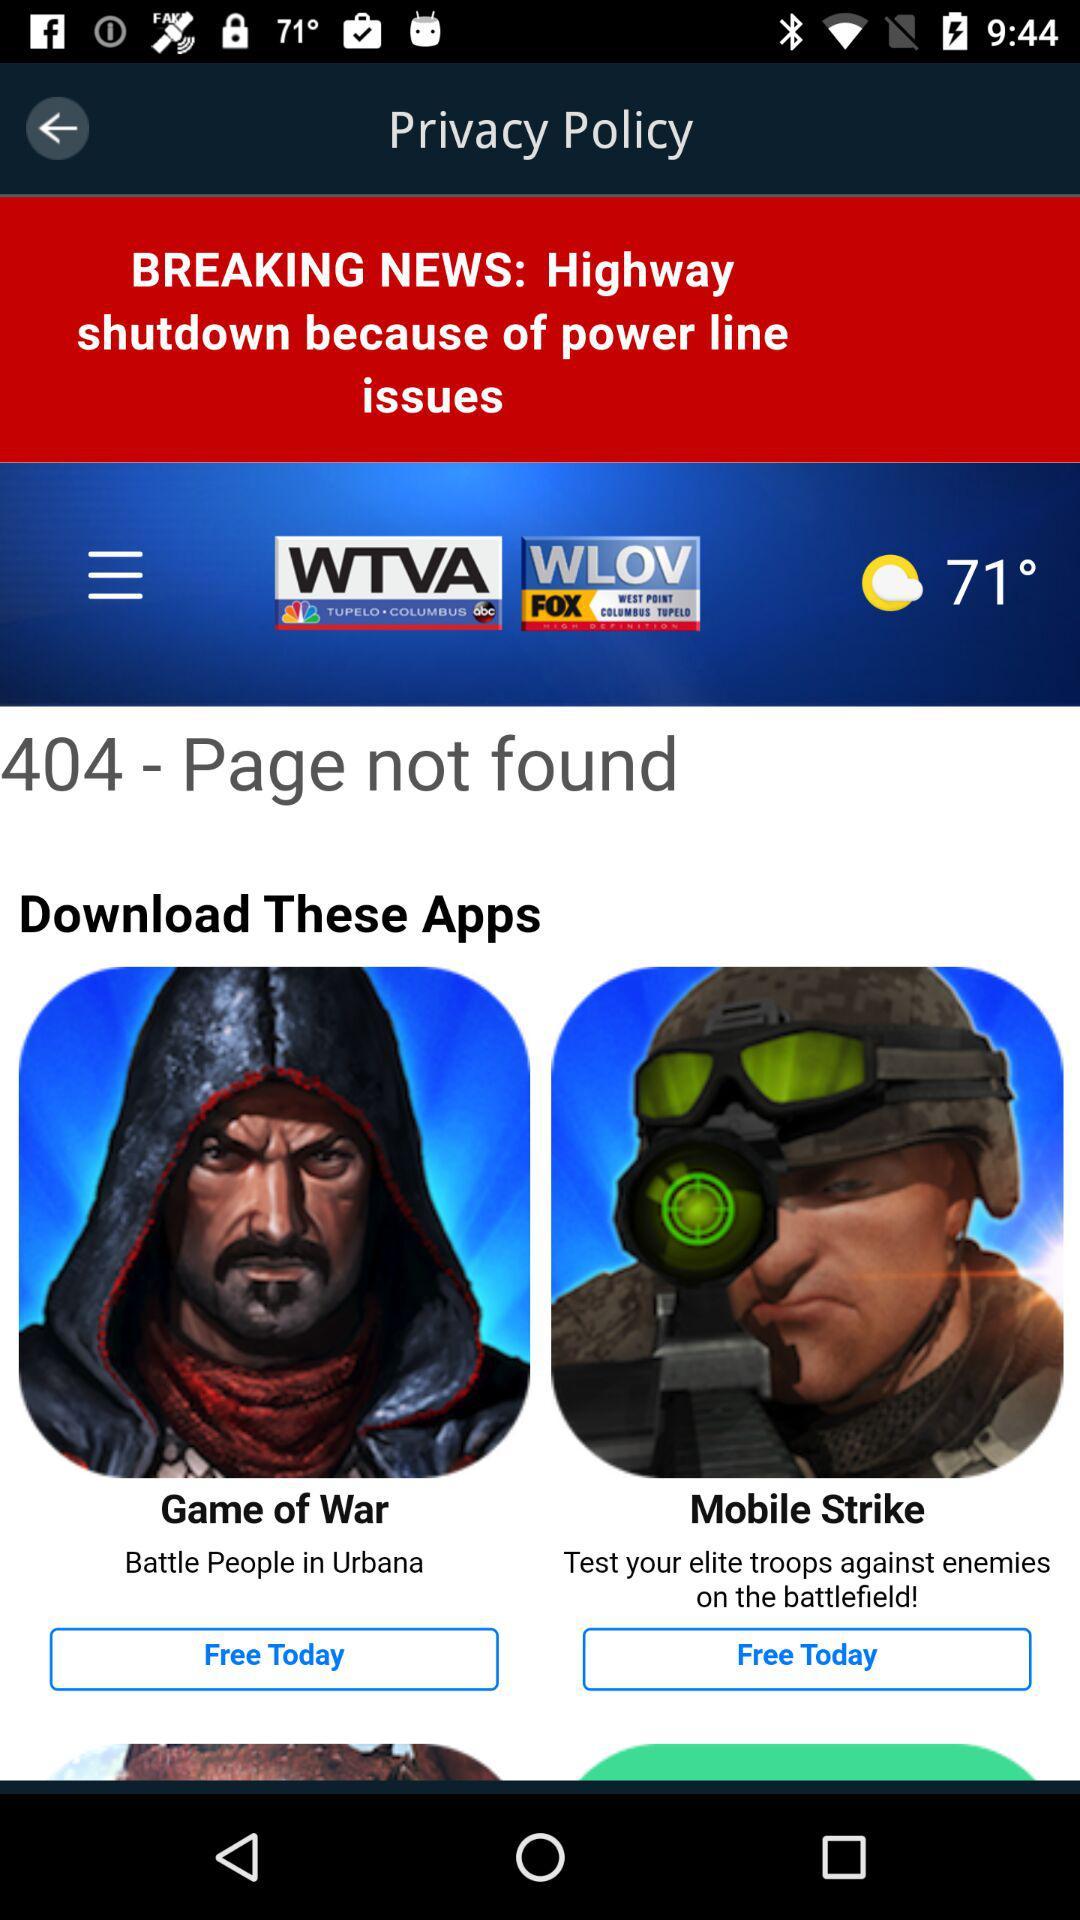 The image size is (1080, 1920). Describe the element at coordinates (56, 127) in the screenshot. I see `the arrow_backward icon` at that location.